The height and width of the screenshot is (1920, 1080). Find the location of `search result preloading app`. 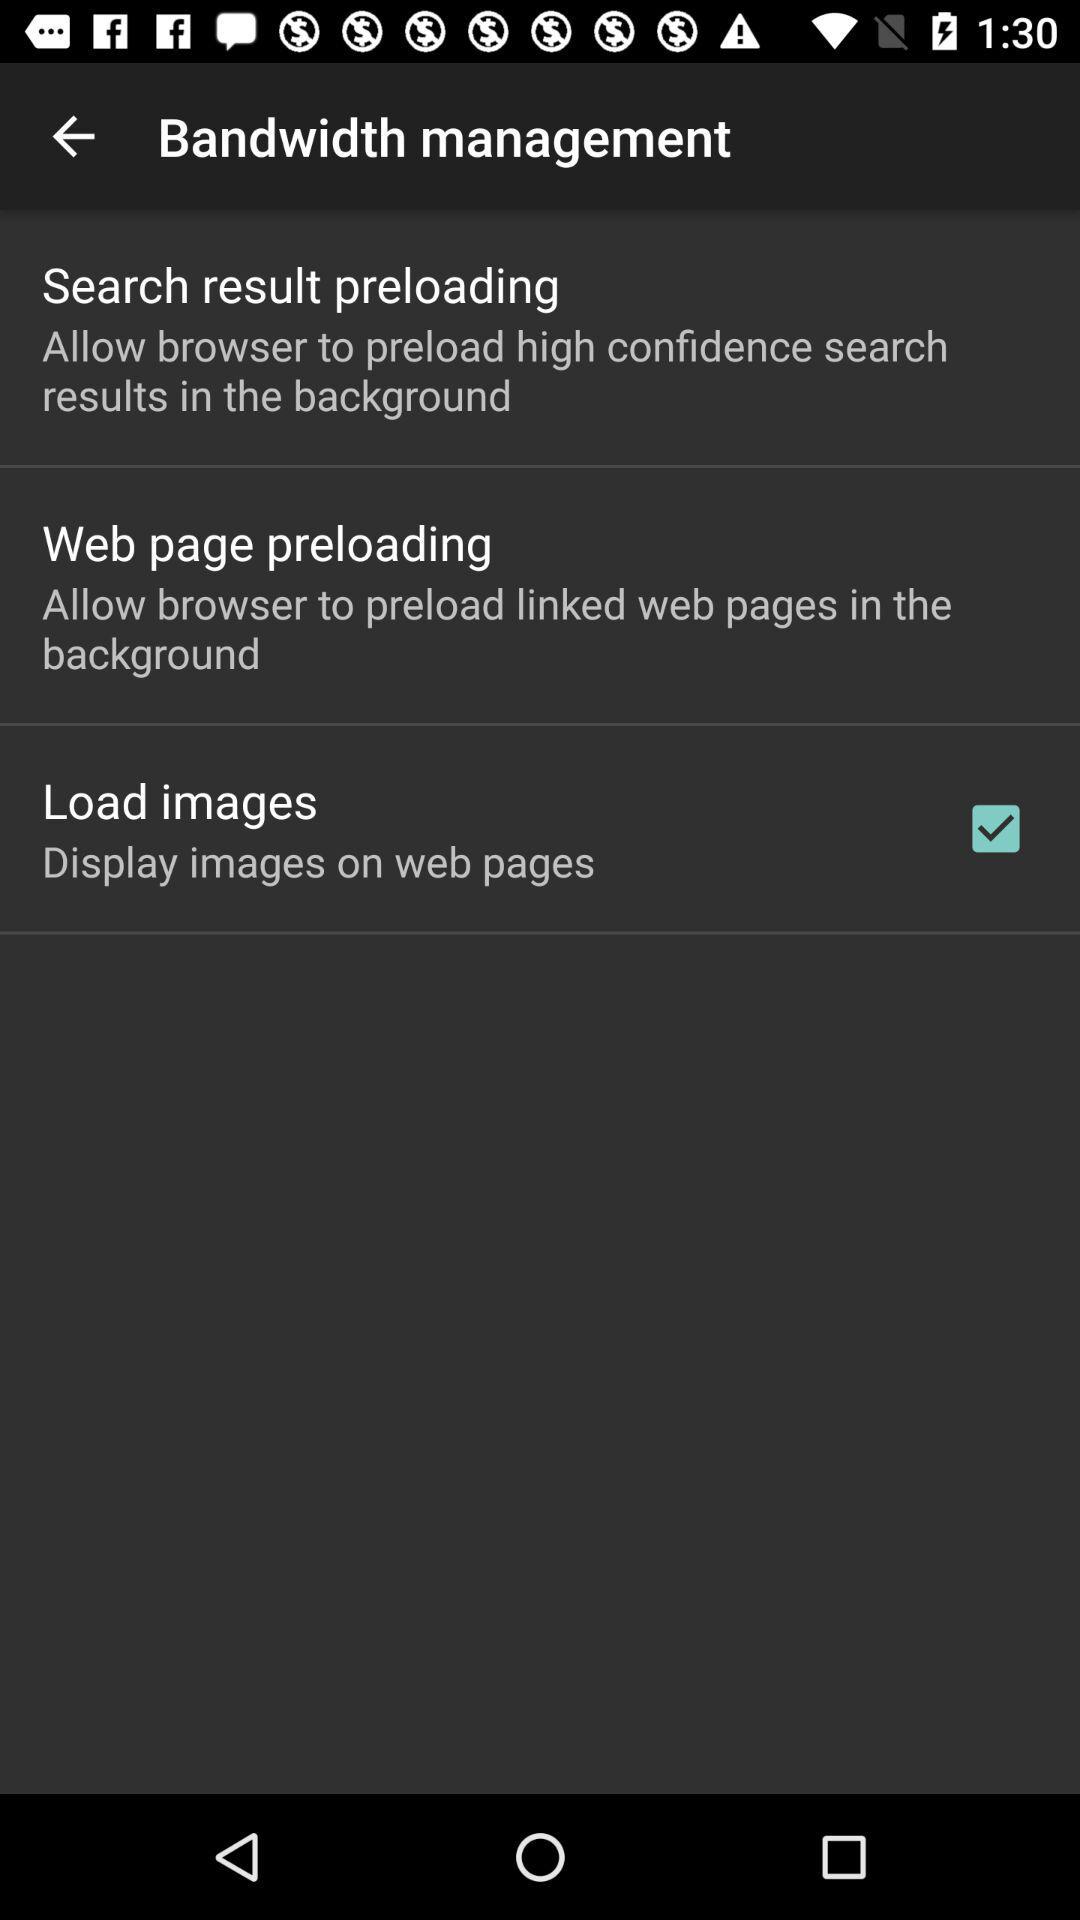

search result preloading app is located at coordinates (301, 283).